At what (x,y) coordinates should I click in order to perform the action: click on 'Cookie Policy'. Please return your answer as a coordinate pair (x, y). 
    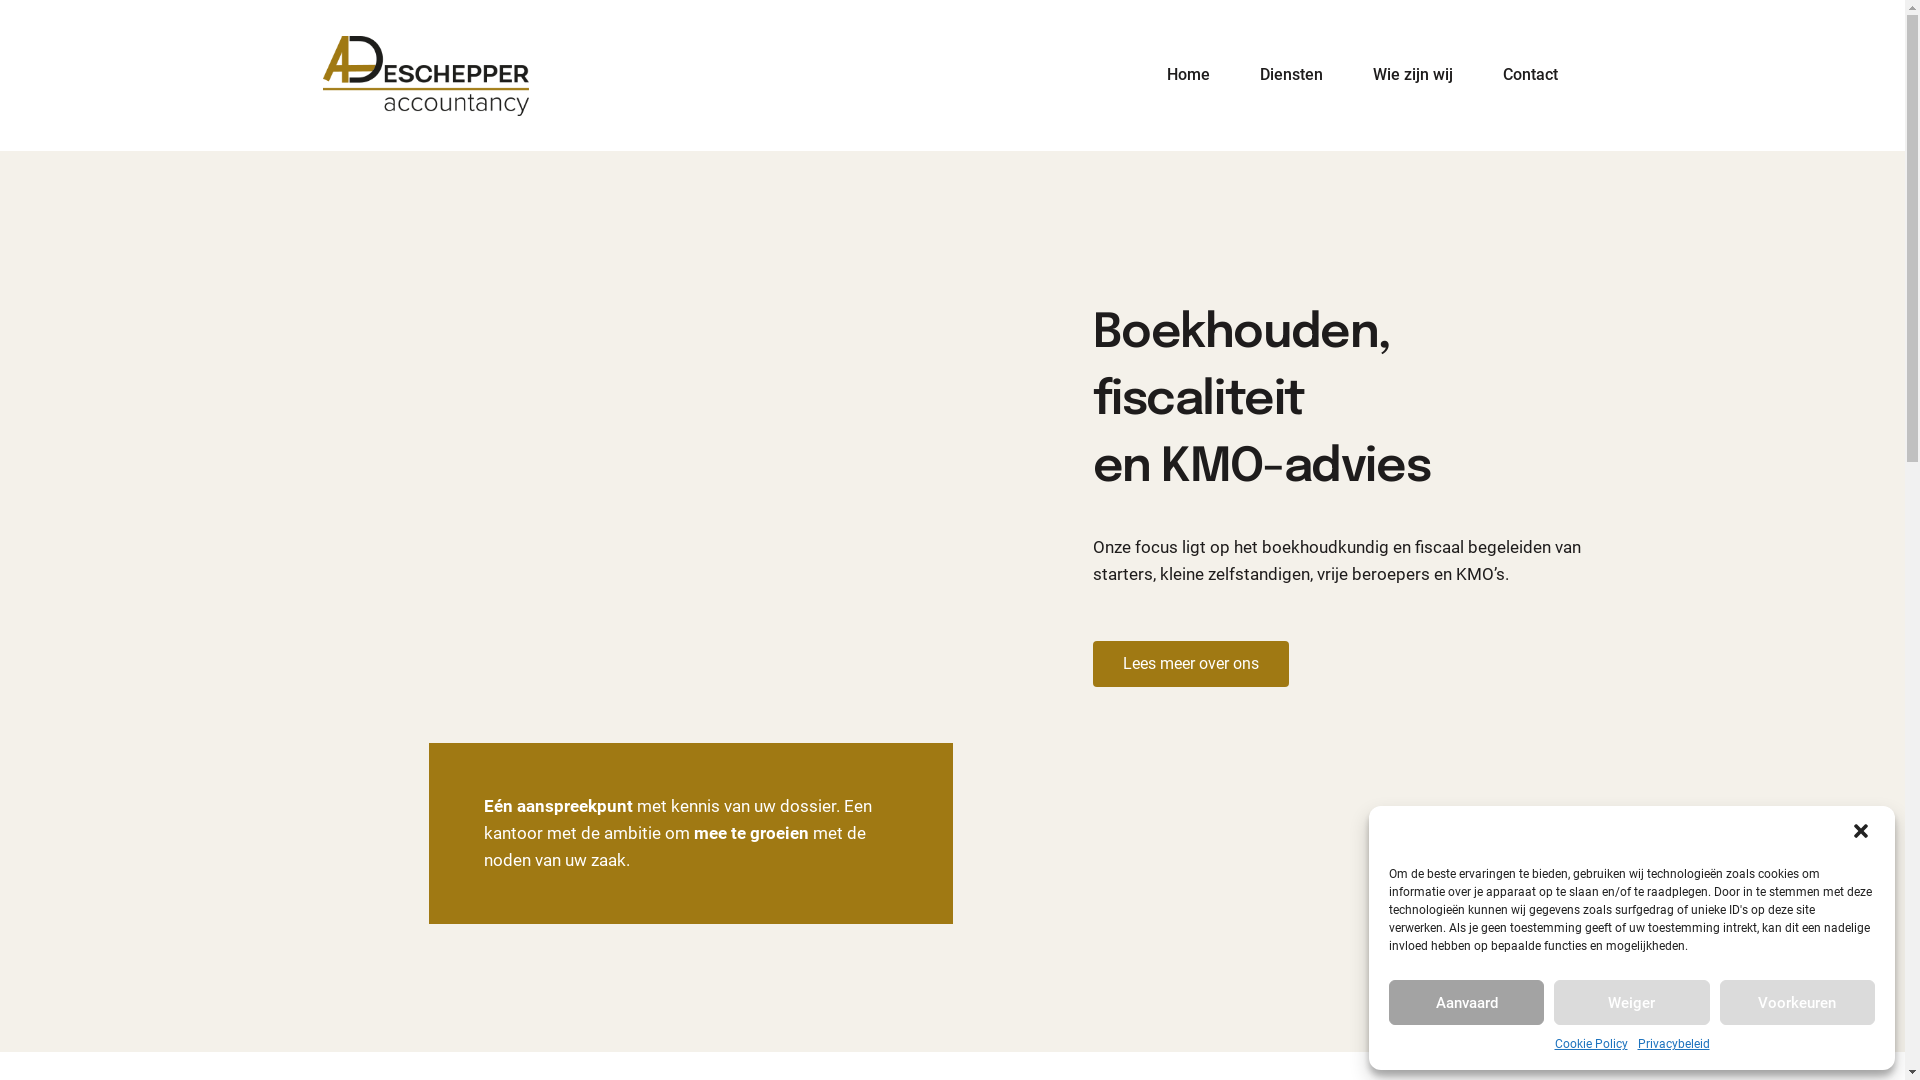
    Looking at the image, I should click on (1589, 1044).